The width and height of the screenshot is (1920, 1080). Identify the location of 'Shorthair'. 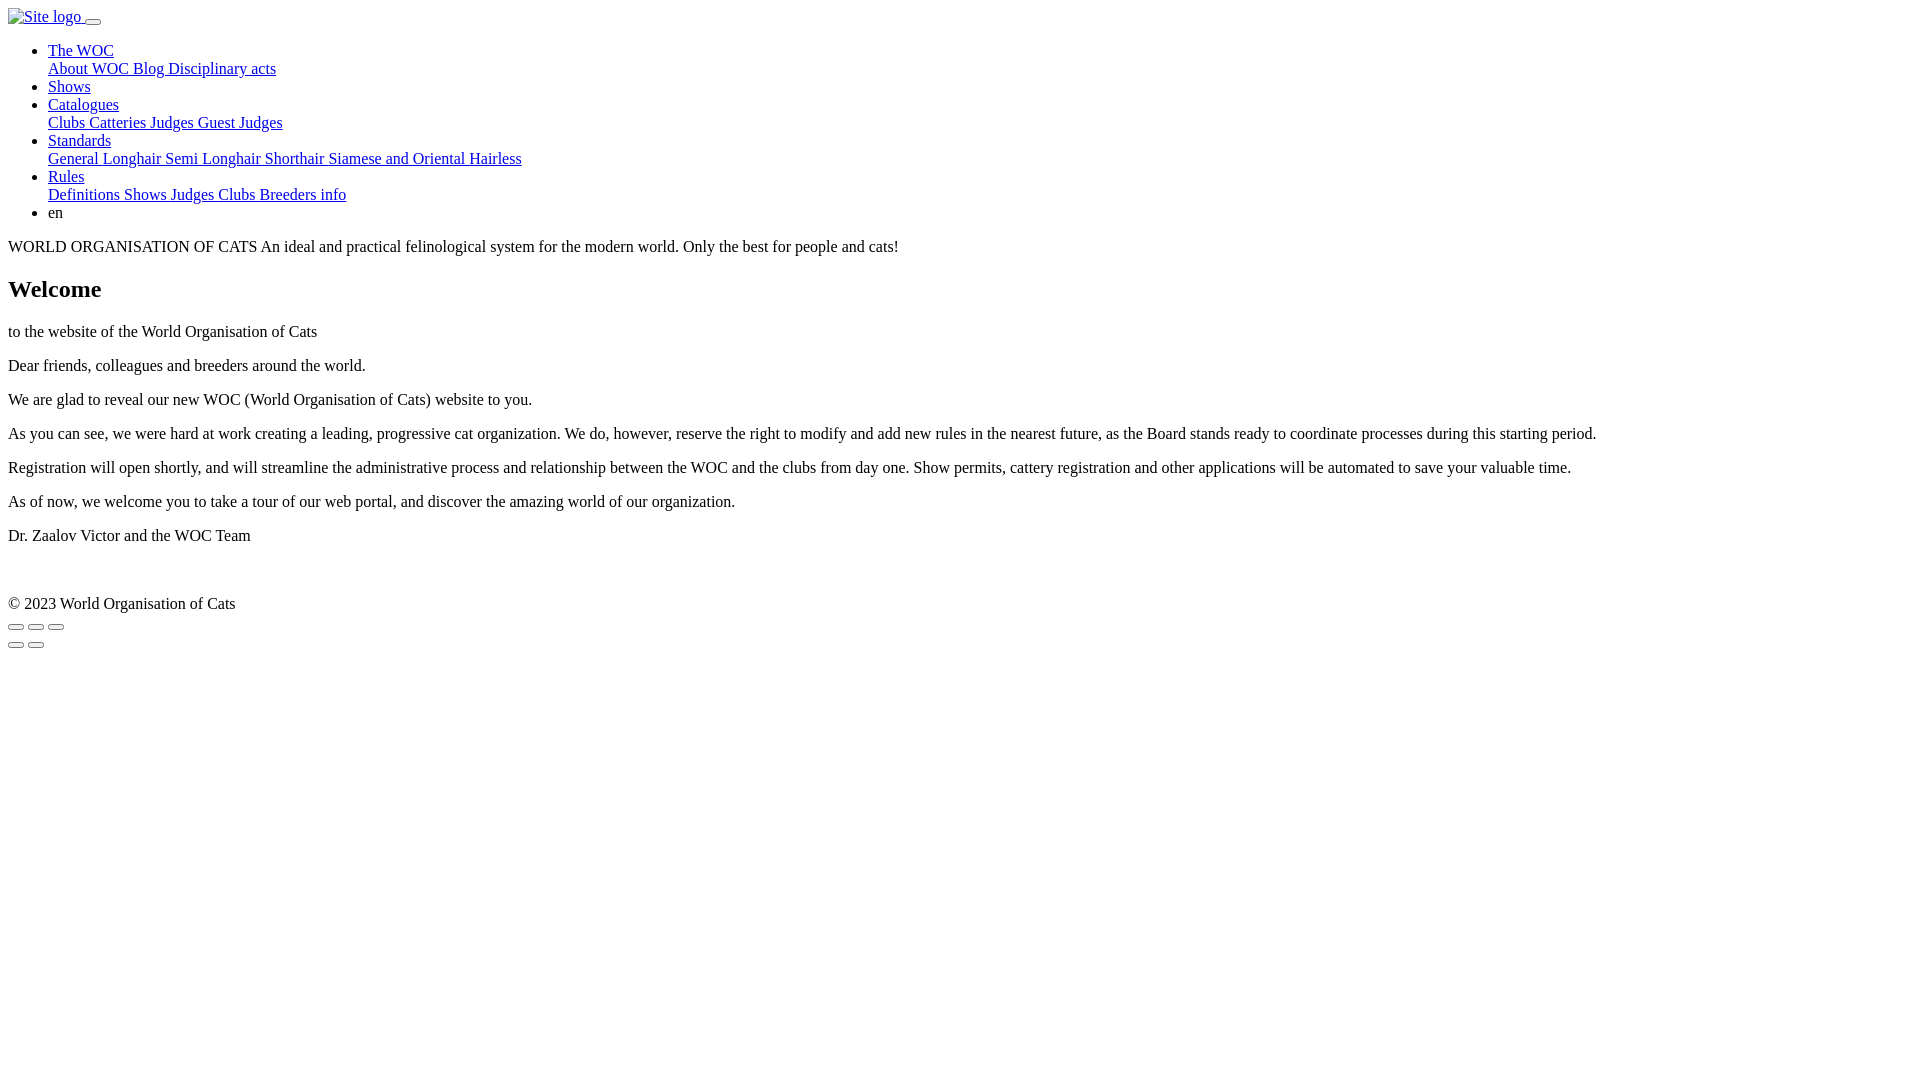
(263, 157).